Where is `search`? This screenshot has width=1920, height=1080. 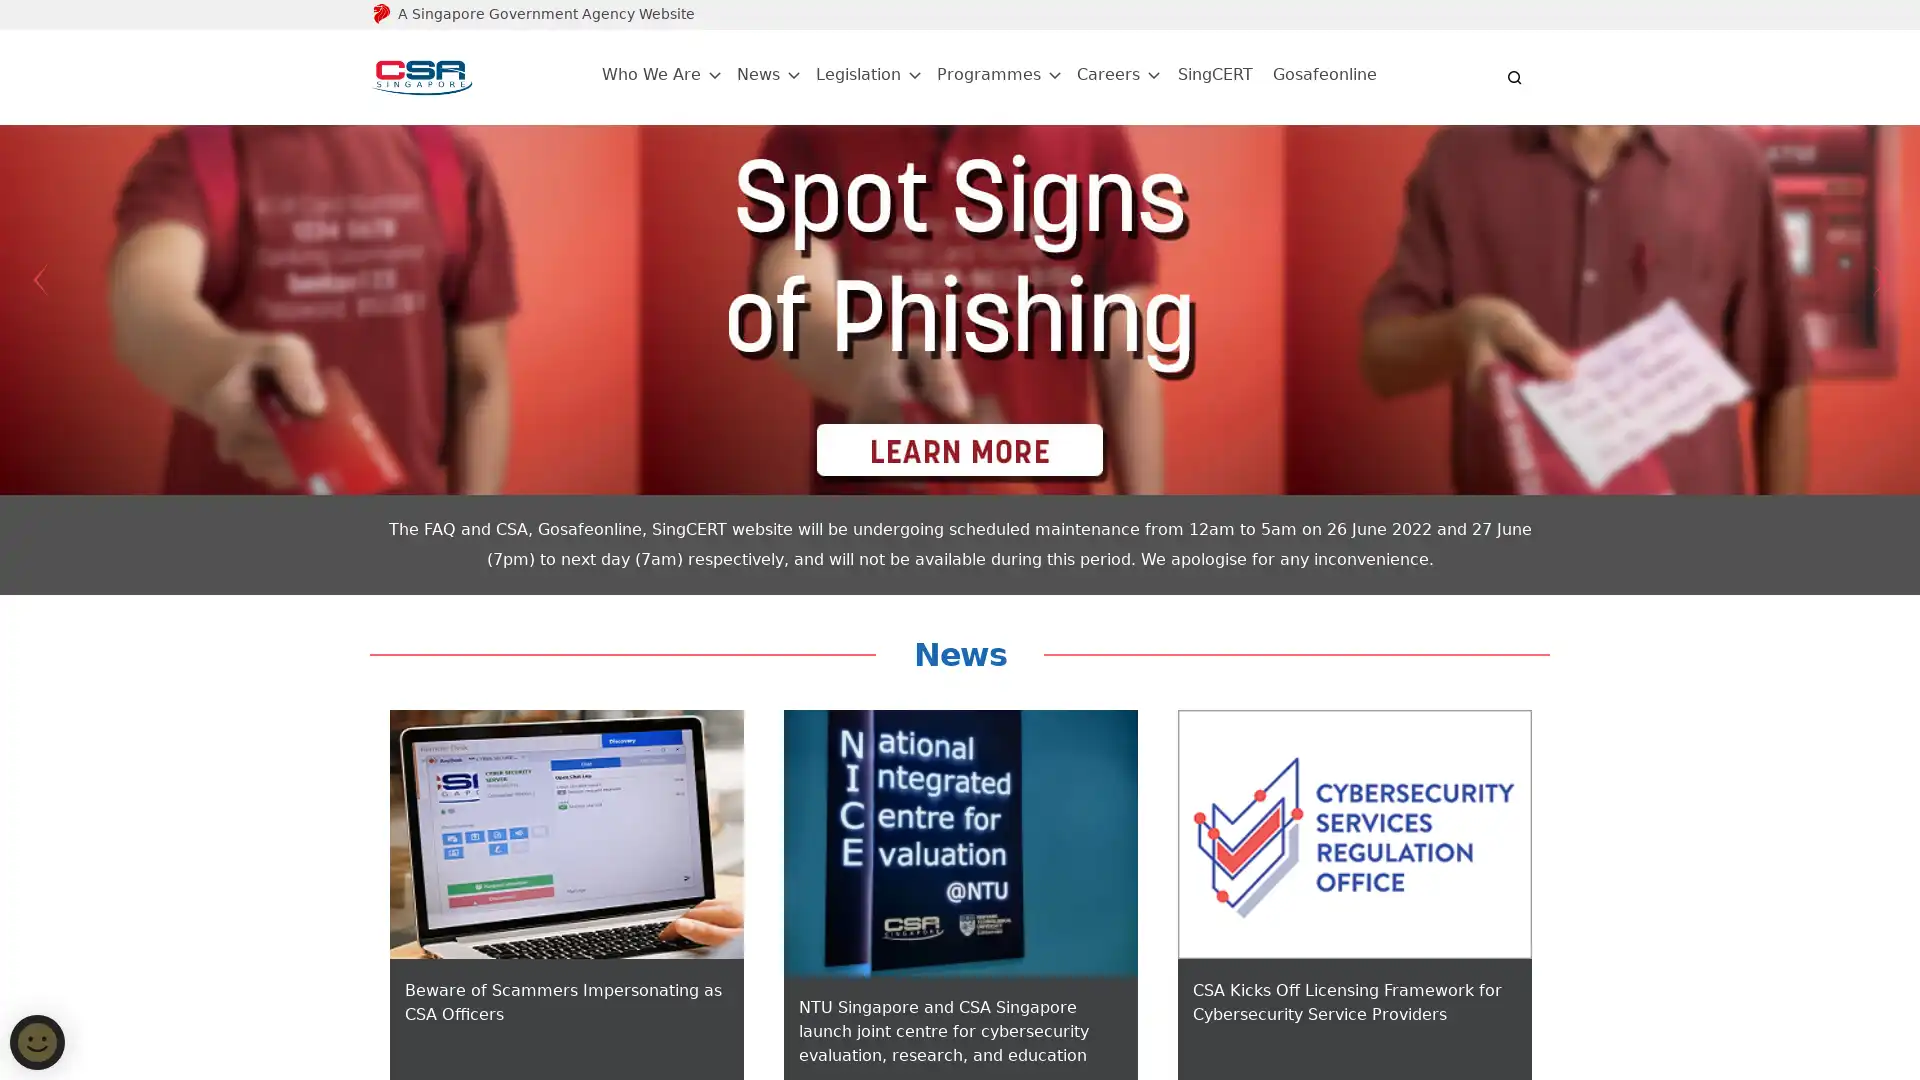 search is located at coordinates (1515, 76).